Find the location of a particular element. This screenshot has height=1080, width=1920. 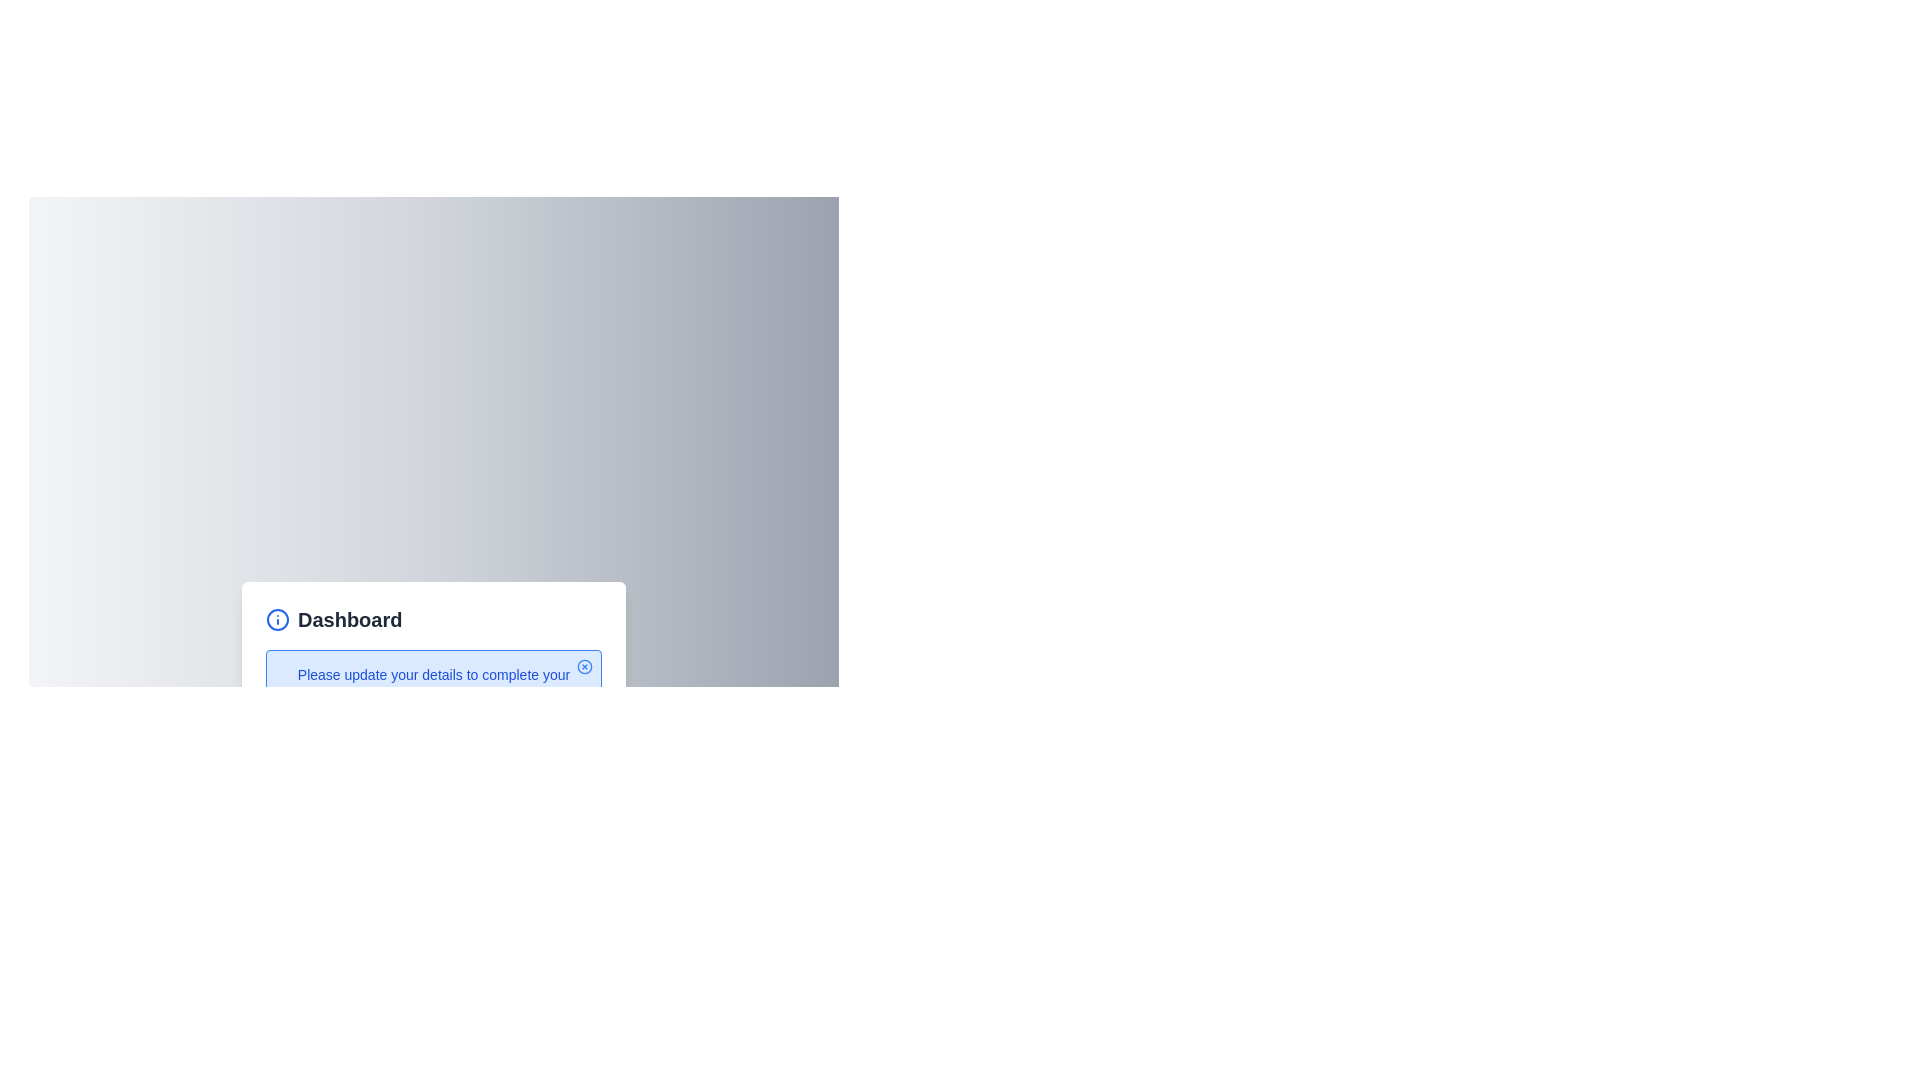

the primary outer circle of the SVG icon located to the left of the 'Dashboard' text is located at coordinates (277, 619).